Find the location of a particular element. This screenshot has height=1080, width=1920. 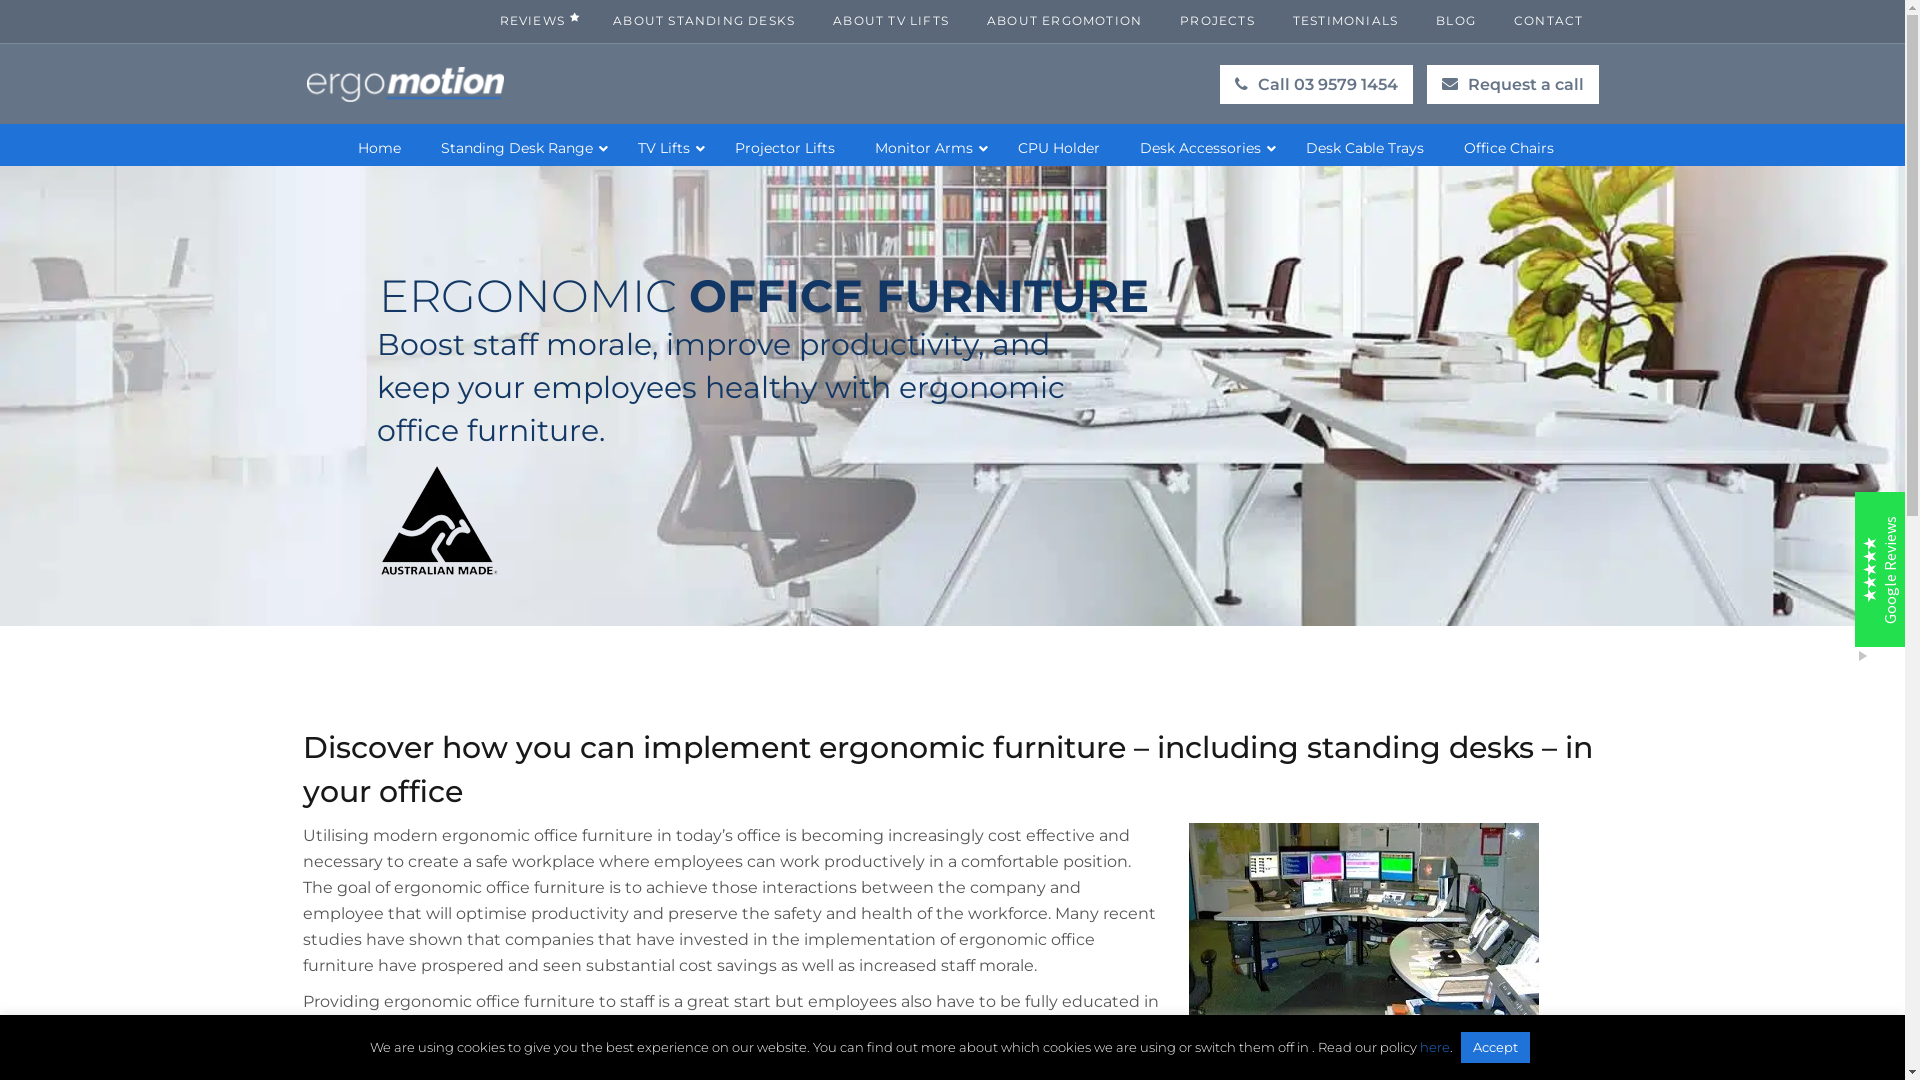

'BLOG' is located at coordinates (1415, 20).